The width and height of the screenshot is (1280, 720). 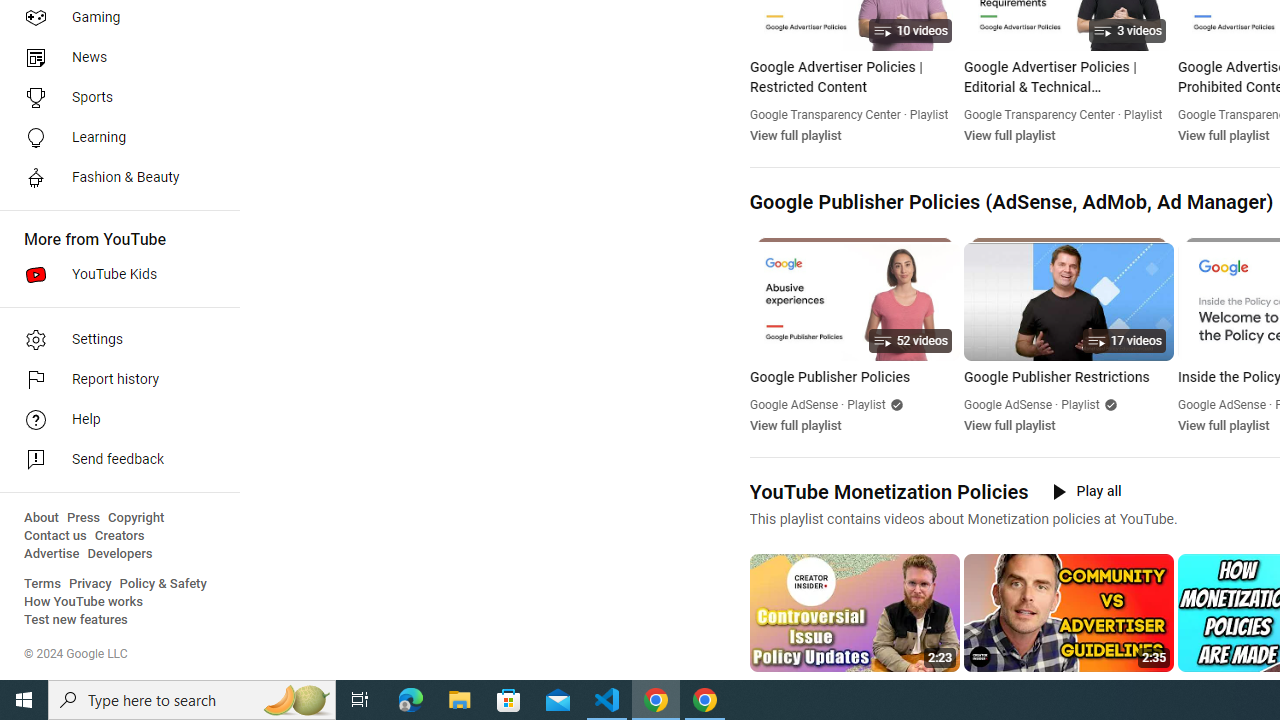 I want to click on 'News', so click(x=112, y=56).